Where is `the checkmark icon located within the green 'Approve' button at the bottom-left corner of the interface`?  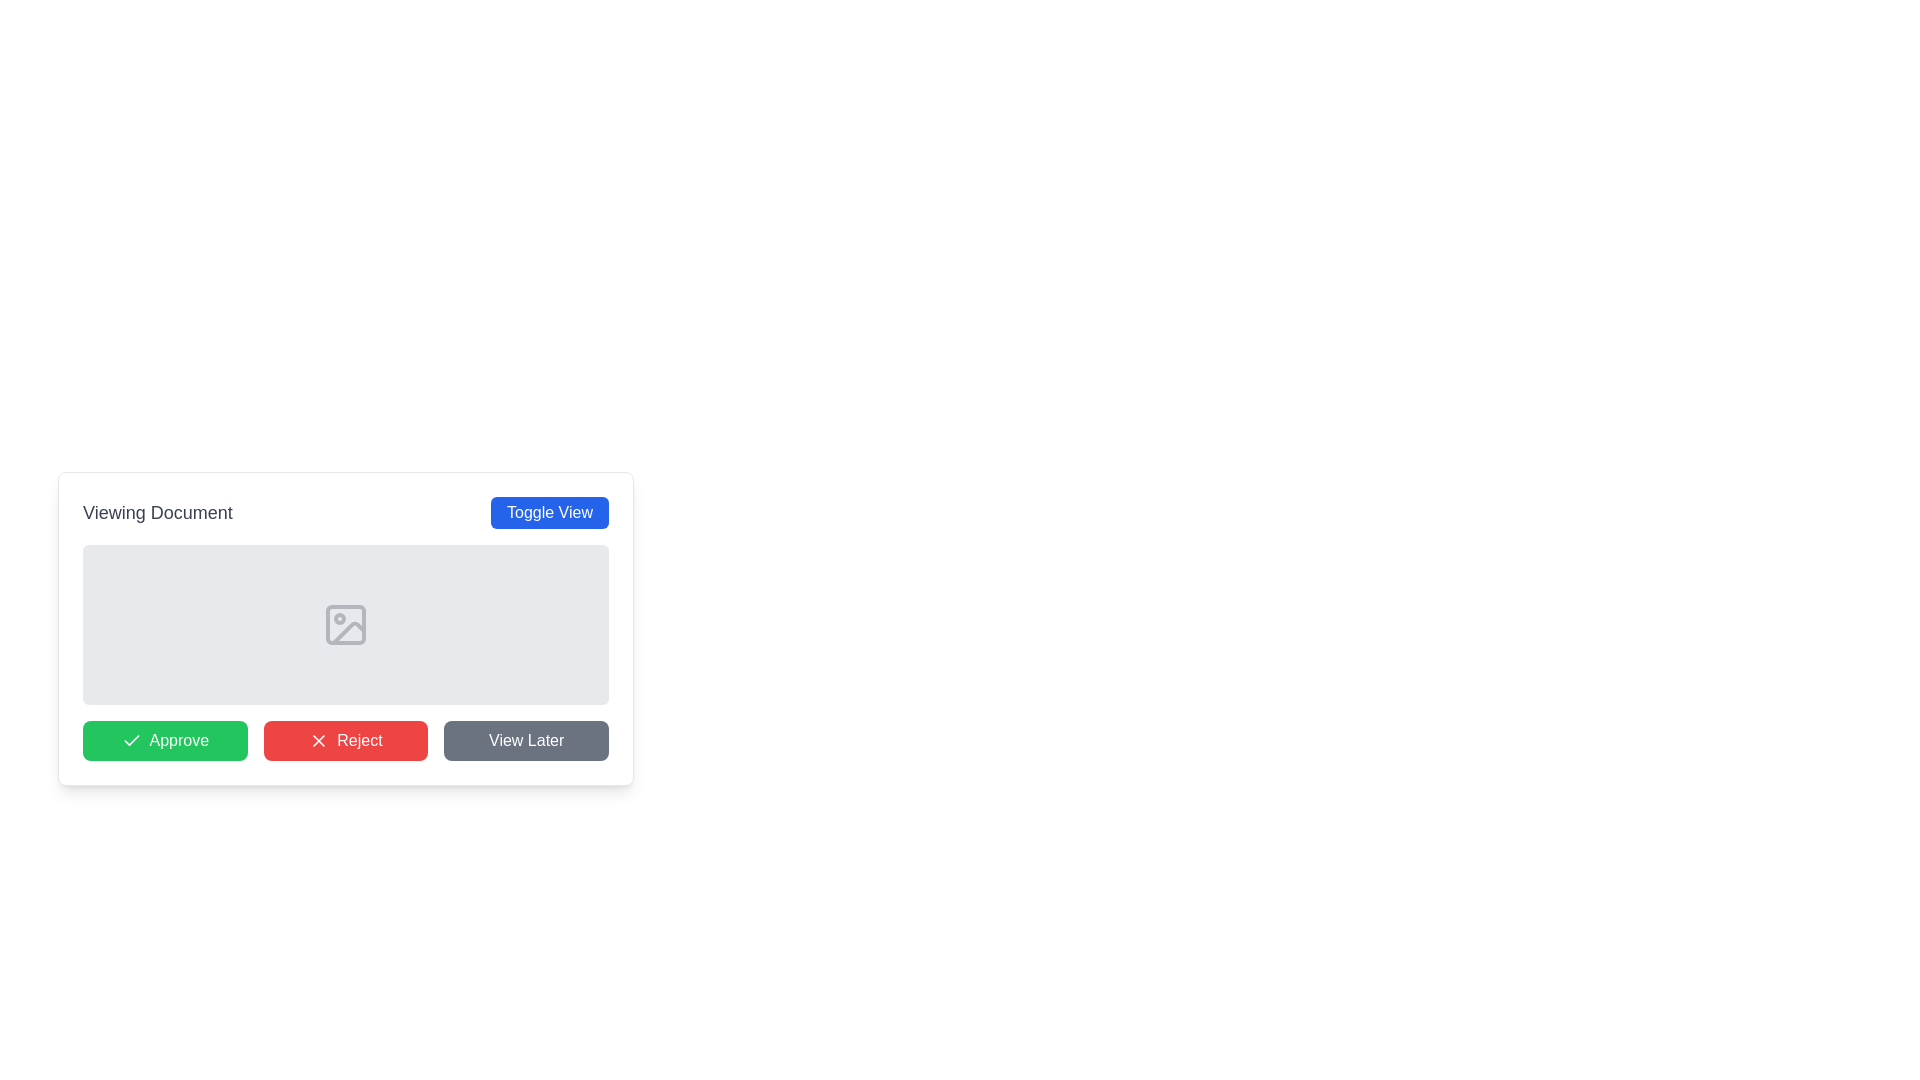
the checkmark icon located within the green 'Approve' button at the bottom-left corner of the interface is located at coordinates (130, 740).